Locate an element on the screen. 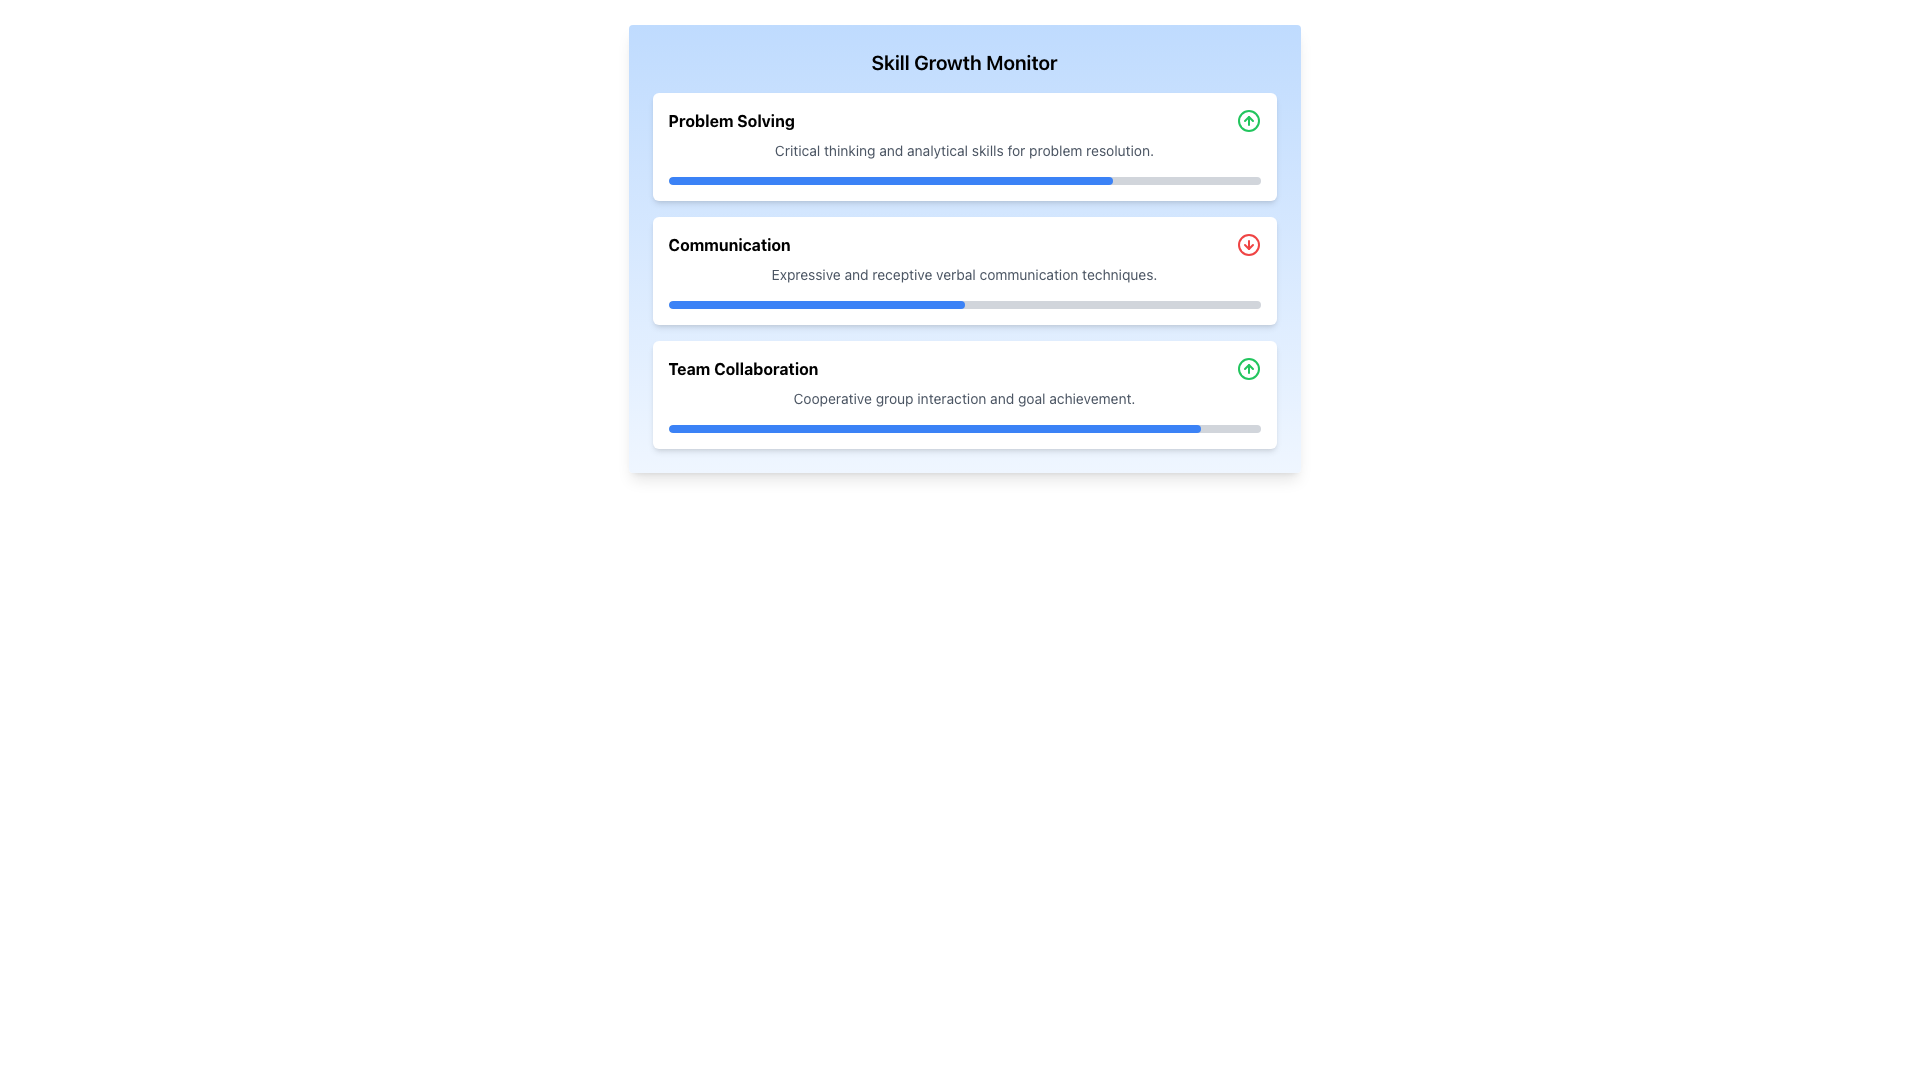 This screenshot has height=1080, width=1920. the horizontal progress bar indicating progress beneath the text 'Cooperative group interaction and goal achievement.' in the 'Team Collaboration' section is located at coordinates (964, 427).